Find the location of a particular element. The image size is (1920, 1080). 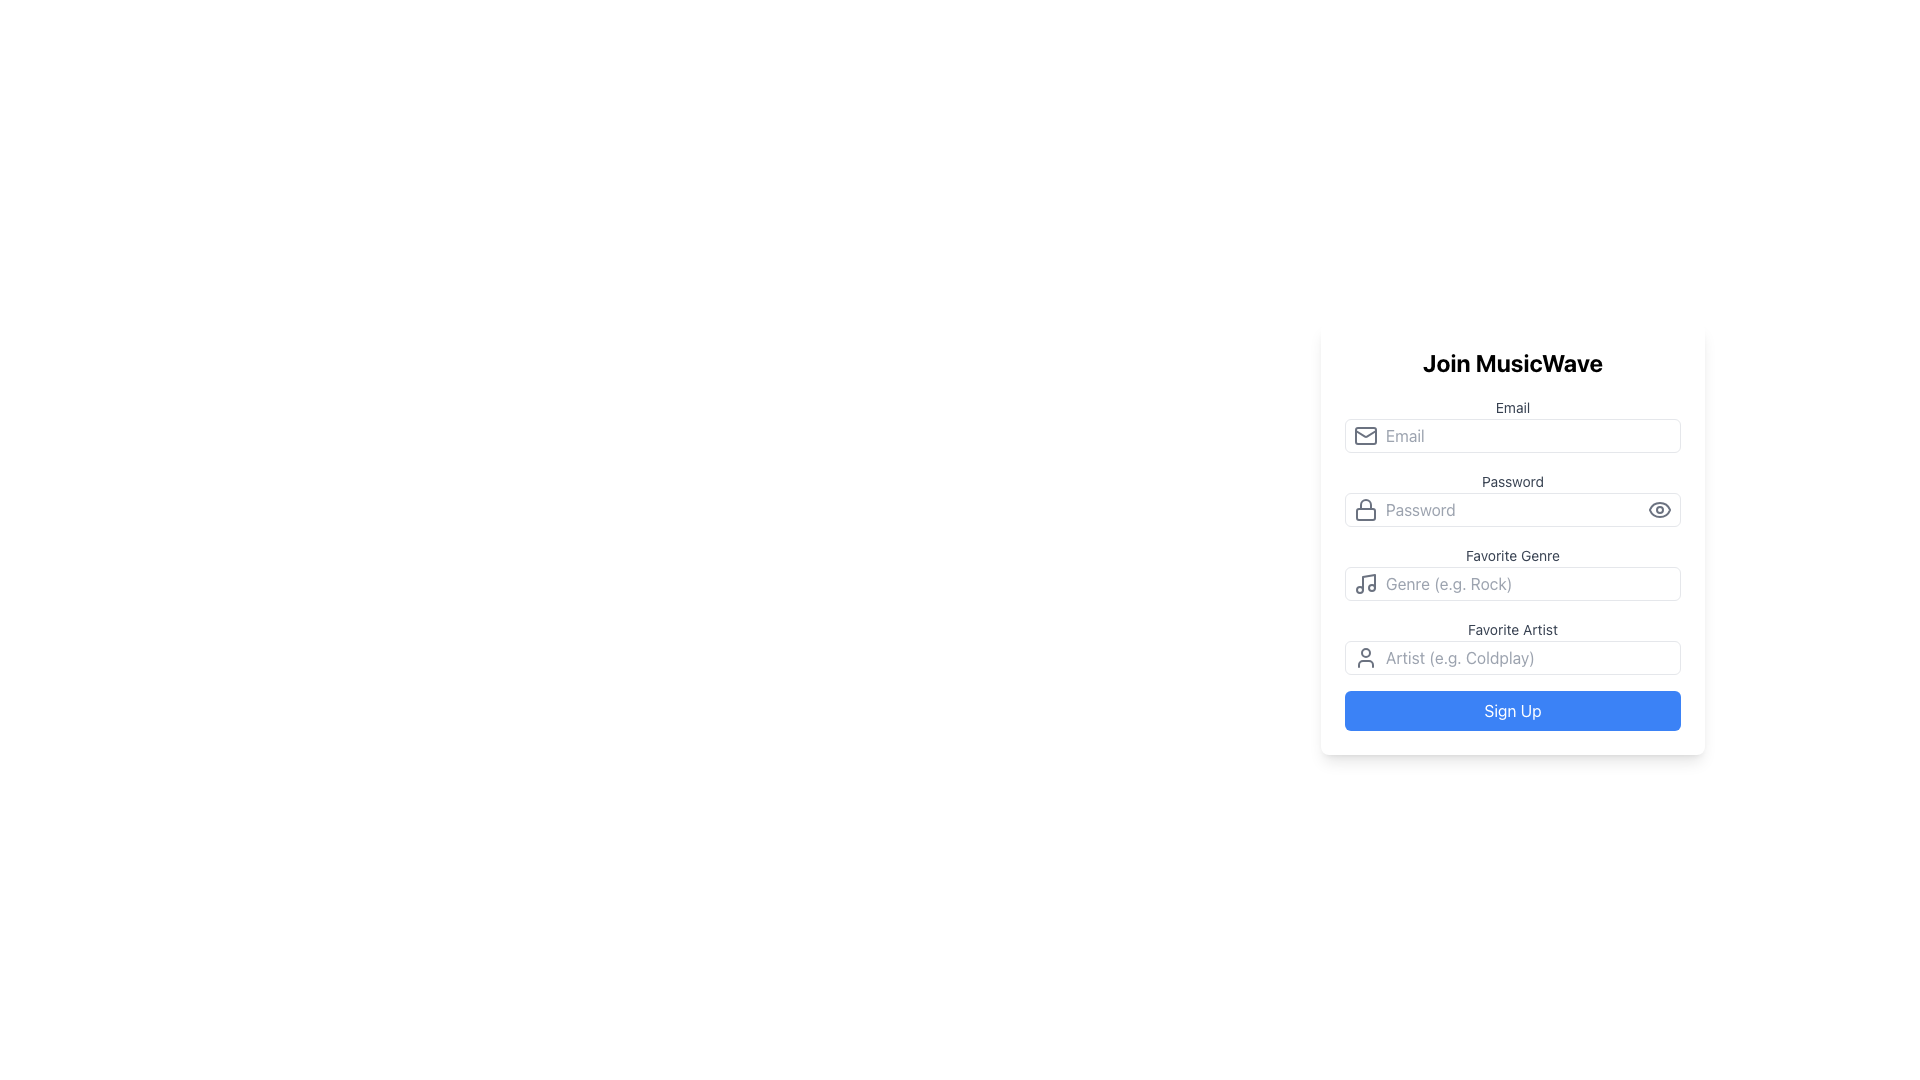

the lock icon located on the left side of the password input field in the 'Join MusicWave' form is located at coordinates (1365, 508).